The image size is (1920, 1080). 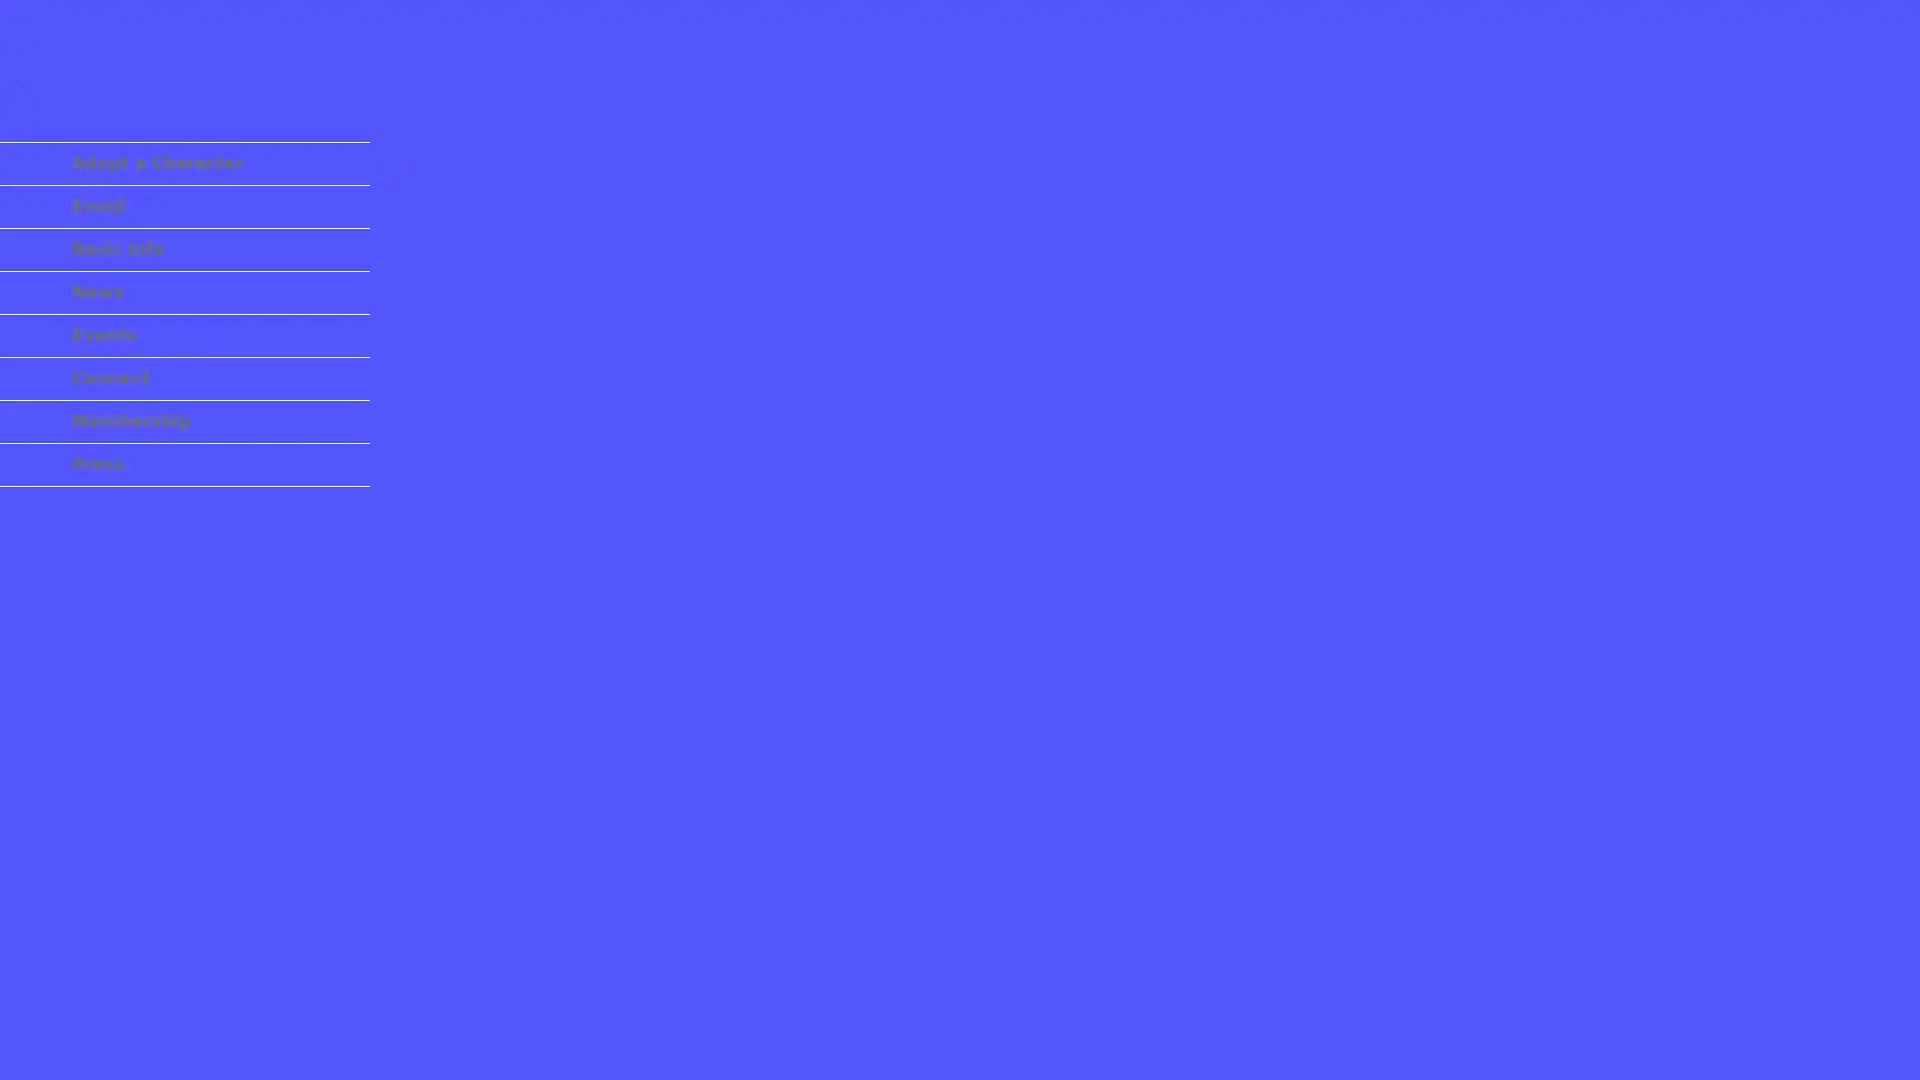 I want to click on . U+FF0E, so click(x=439, y=543).